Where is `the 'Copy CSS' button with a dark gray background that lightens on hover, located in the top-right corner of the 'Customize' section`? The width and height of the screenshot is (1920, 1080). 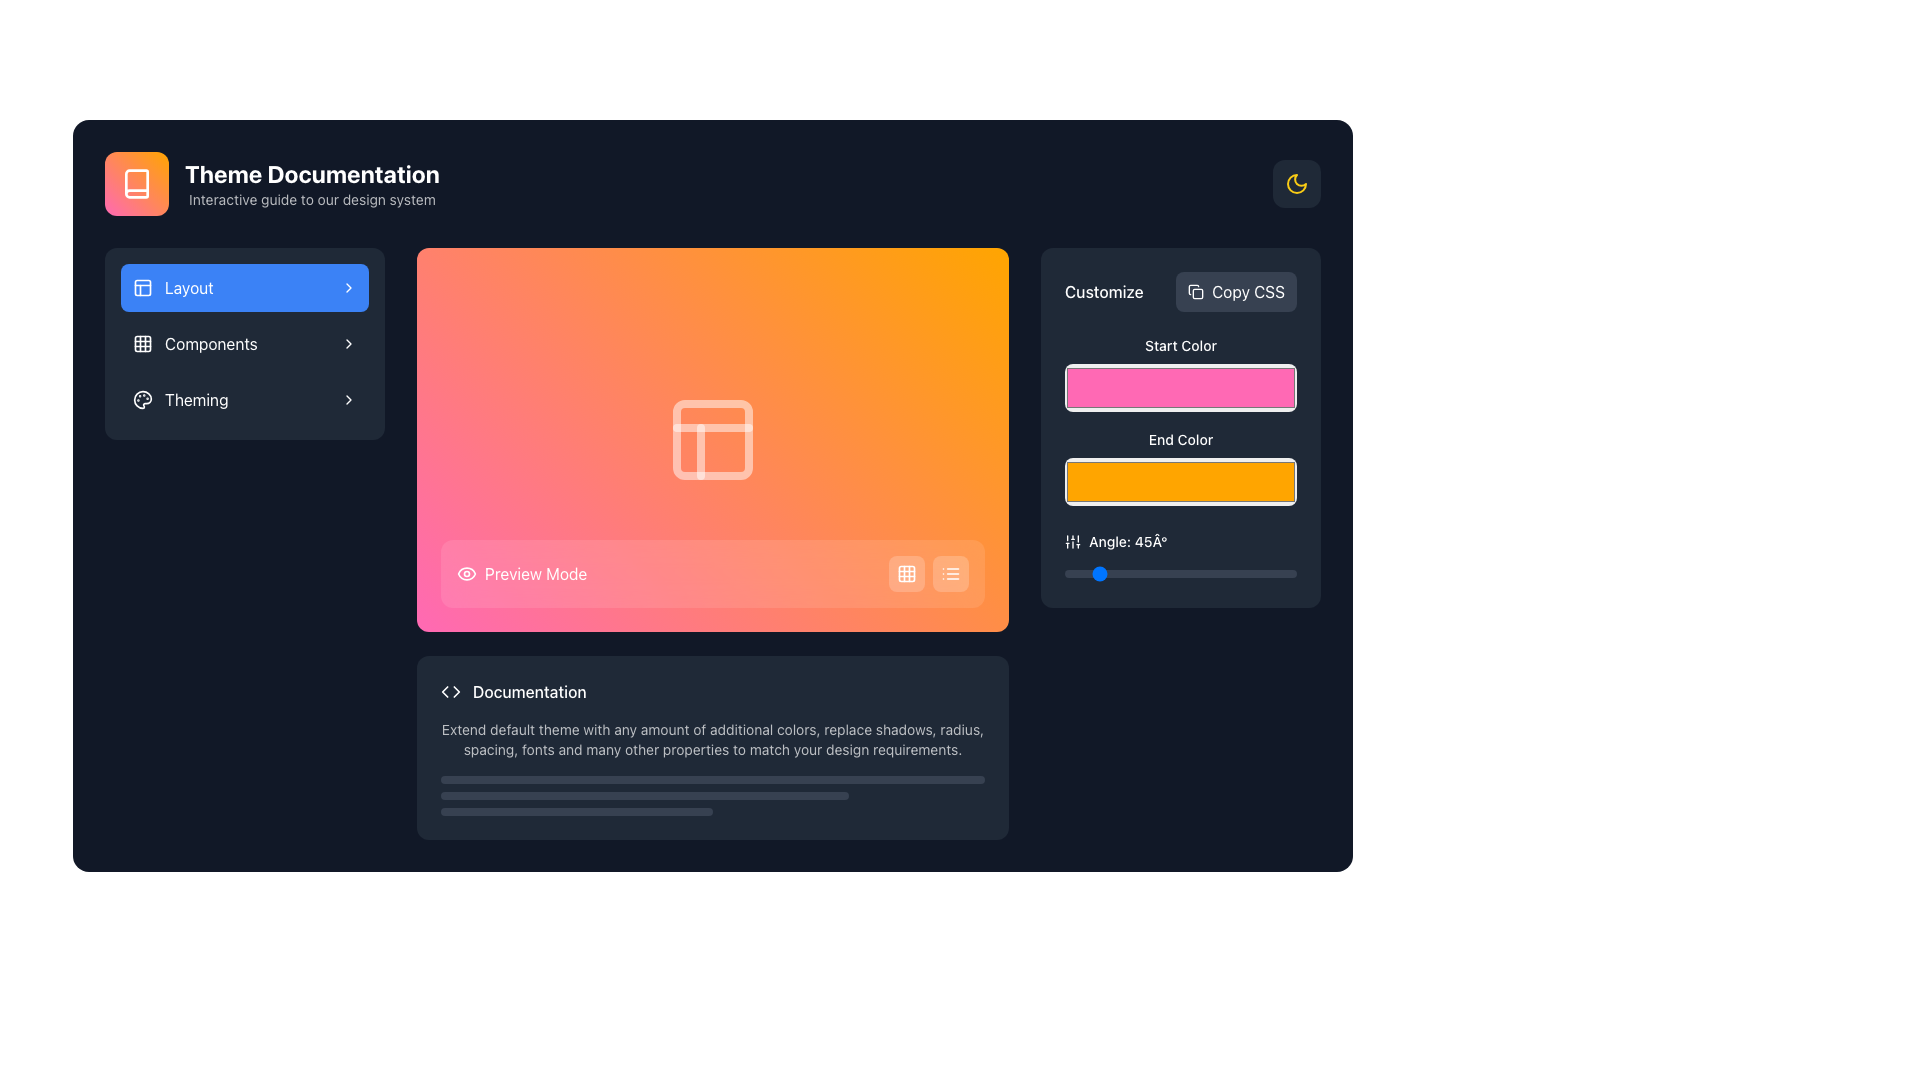
the 'Copy CSS' button with a dark gray background that lightens on hover, located in the top-right corner of the 'Customize' section is located at coordinates (1235, 292).